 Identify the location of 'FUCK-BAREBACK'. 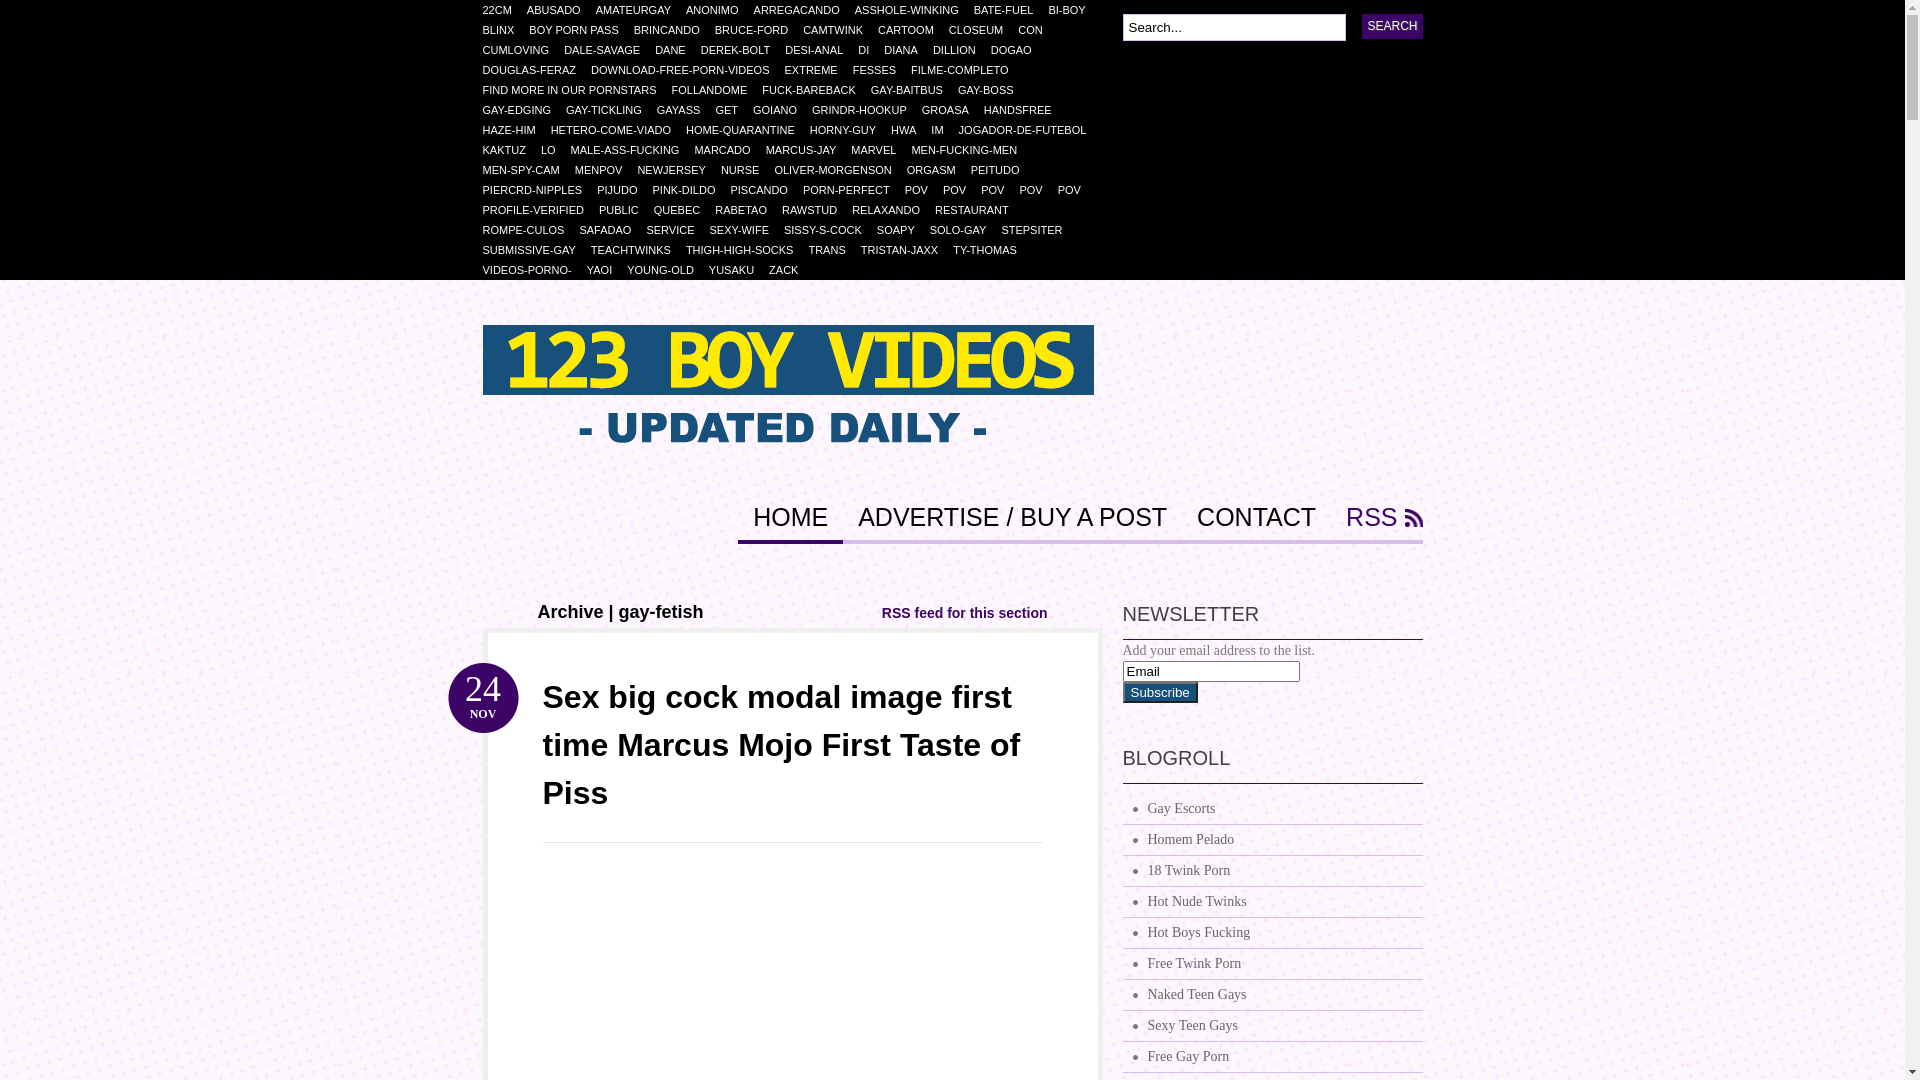
(816, 88).